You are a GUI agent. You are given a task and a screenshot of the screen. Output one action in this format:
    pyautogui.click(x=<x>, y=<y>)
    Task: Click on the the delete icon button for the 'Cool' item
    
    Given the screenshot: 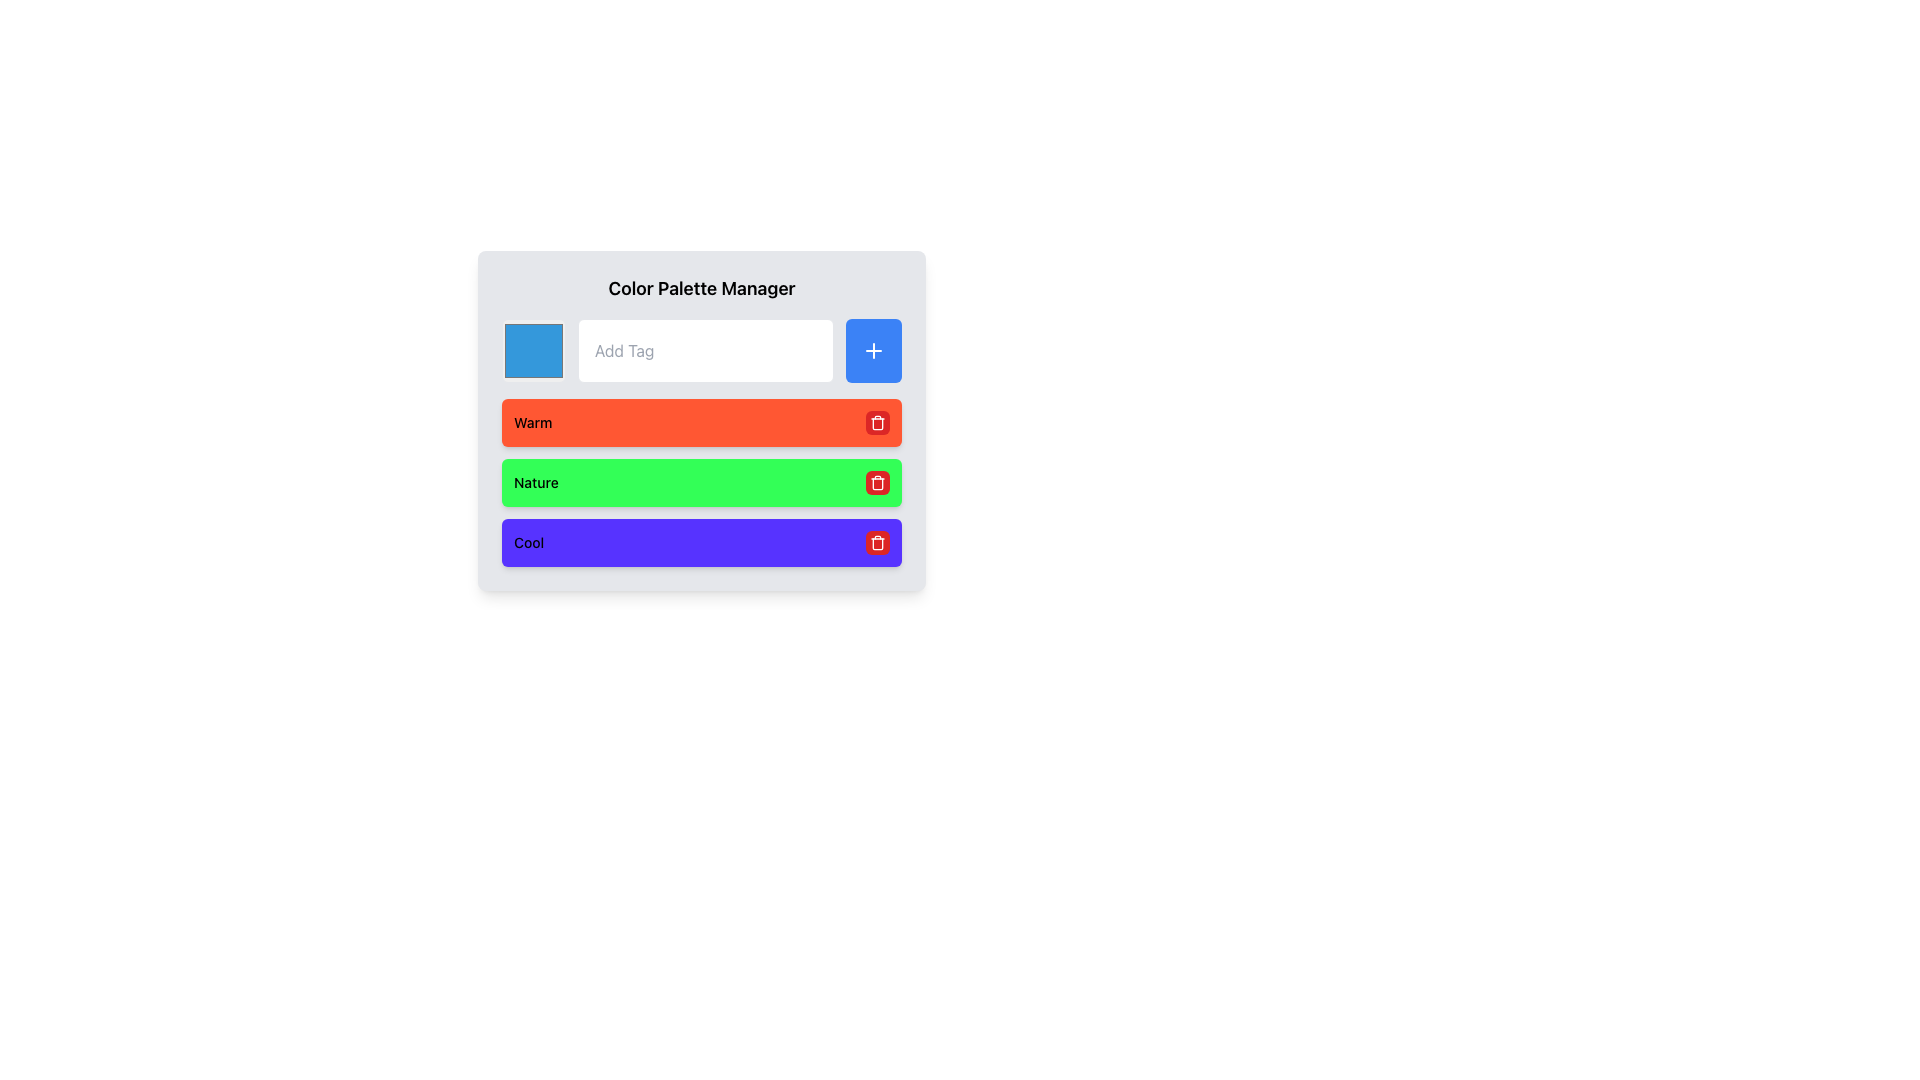 What is the action you would take?
    pyautogui.click(x=878, y=543)
    